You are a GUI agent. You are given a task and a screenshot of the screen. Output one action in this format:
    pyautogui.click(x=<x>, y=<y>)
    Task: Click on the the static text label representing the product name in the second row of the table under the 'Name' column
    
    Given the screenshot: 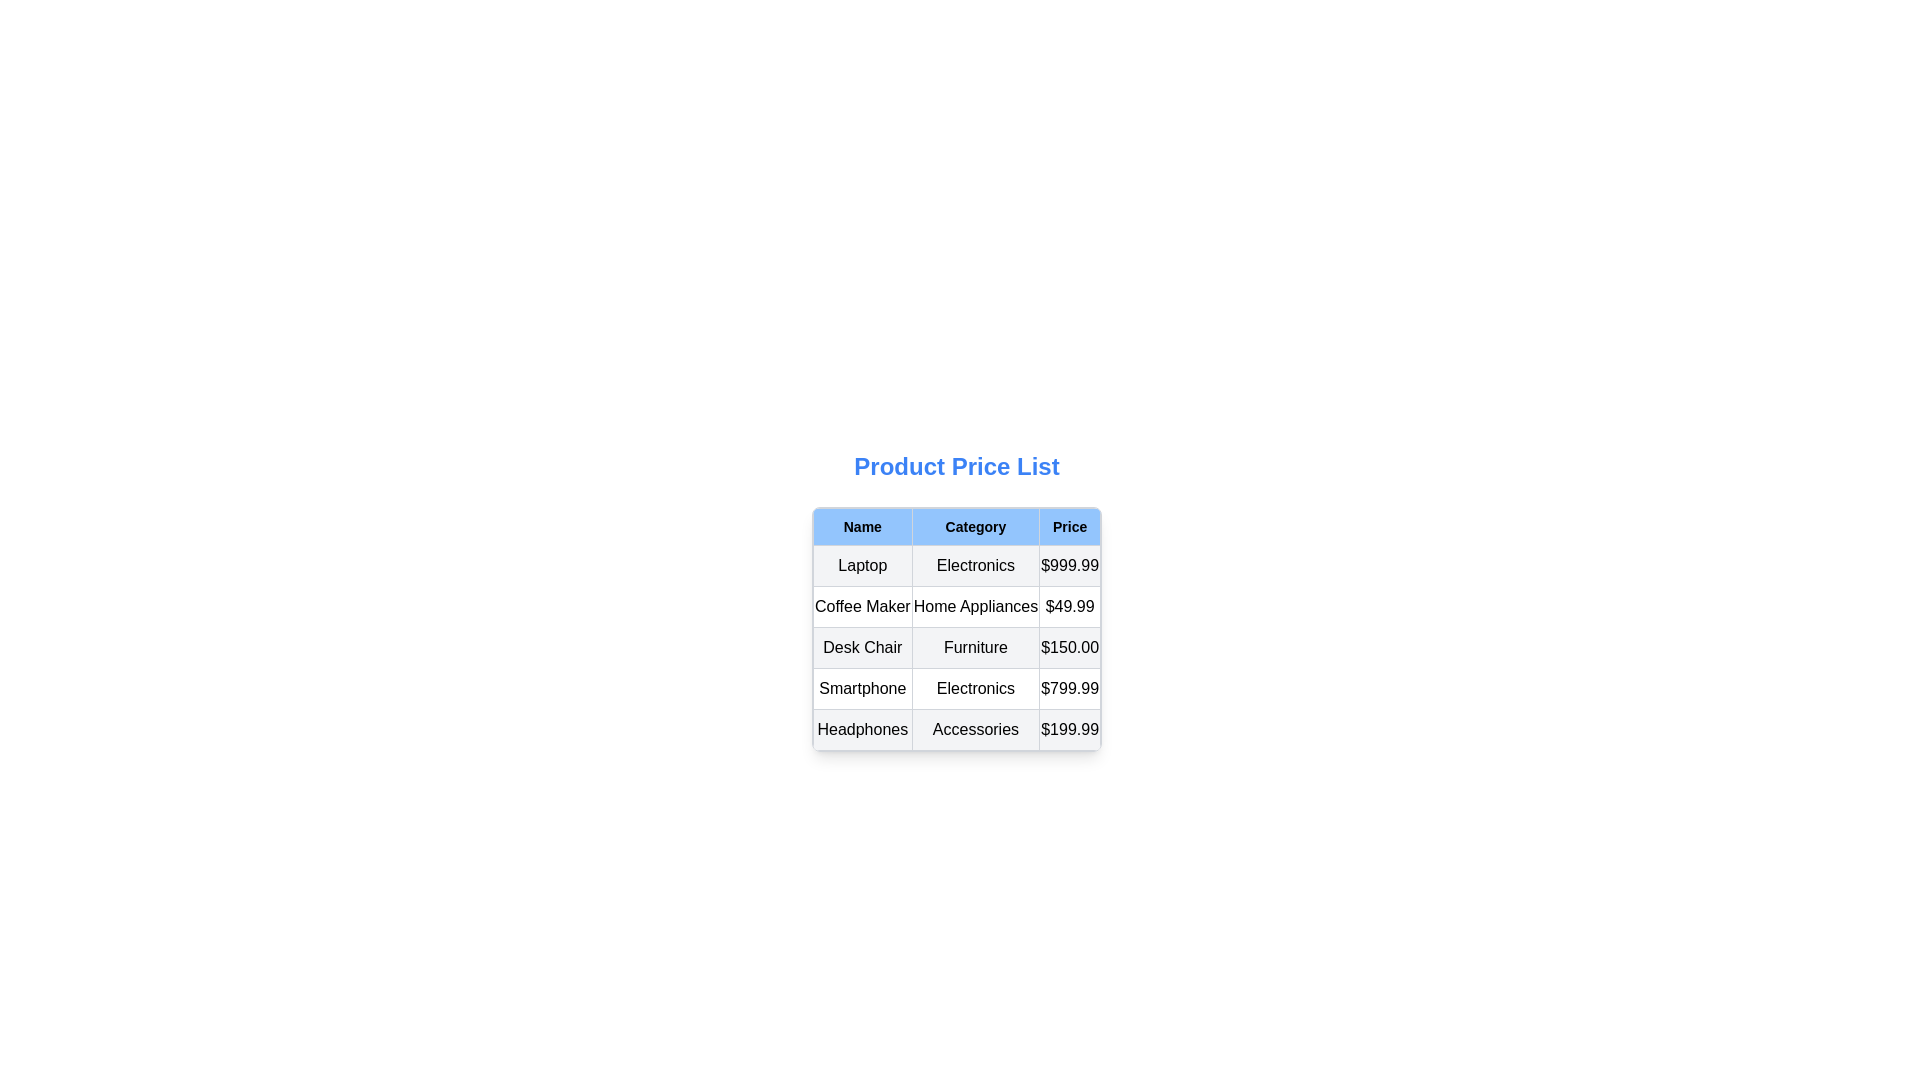 What is the action you would take?
    pyautogui.click(x=862, y=605)
    